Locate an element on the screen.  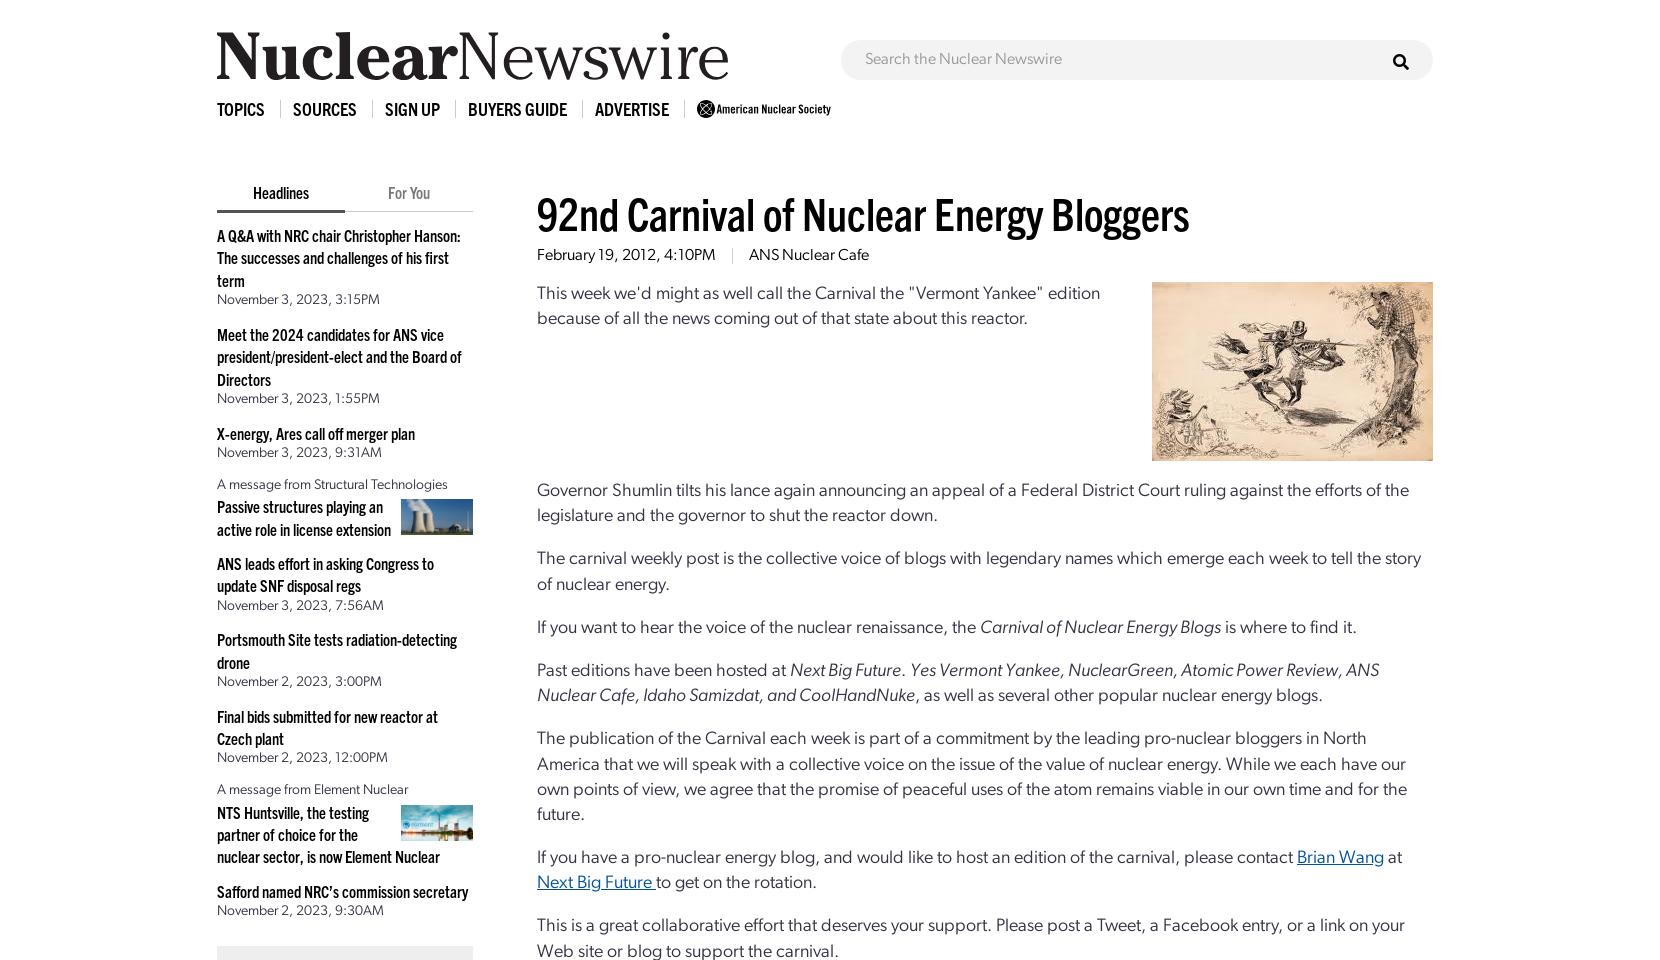
'A Q&A with NRC chair Christopher Hanson: The successes and challenges of his first term' is located at coordinates (338, 255).